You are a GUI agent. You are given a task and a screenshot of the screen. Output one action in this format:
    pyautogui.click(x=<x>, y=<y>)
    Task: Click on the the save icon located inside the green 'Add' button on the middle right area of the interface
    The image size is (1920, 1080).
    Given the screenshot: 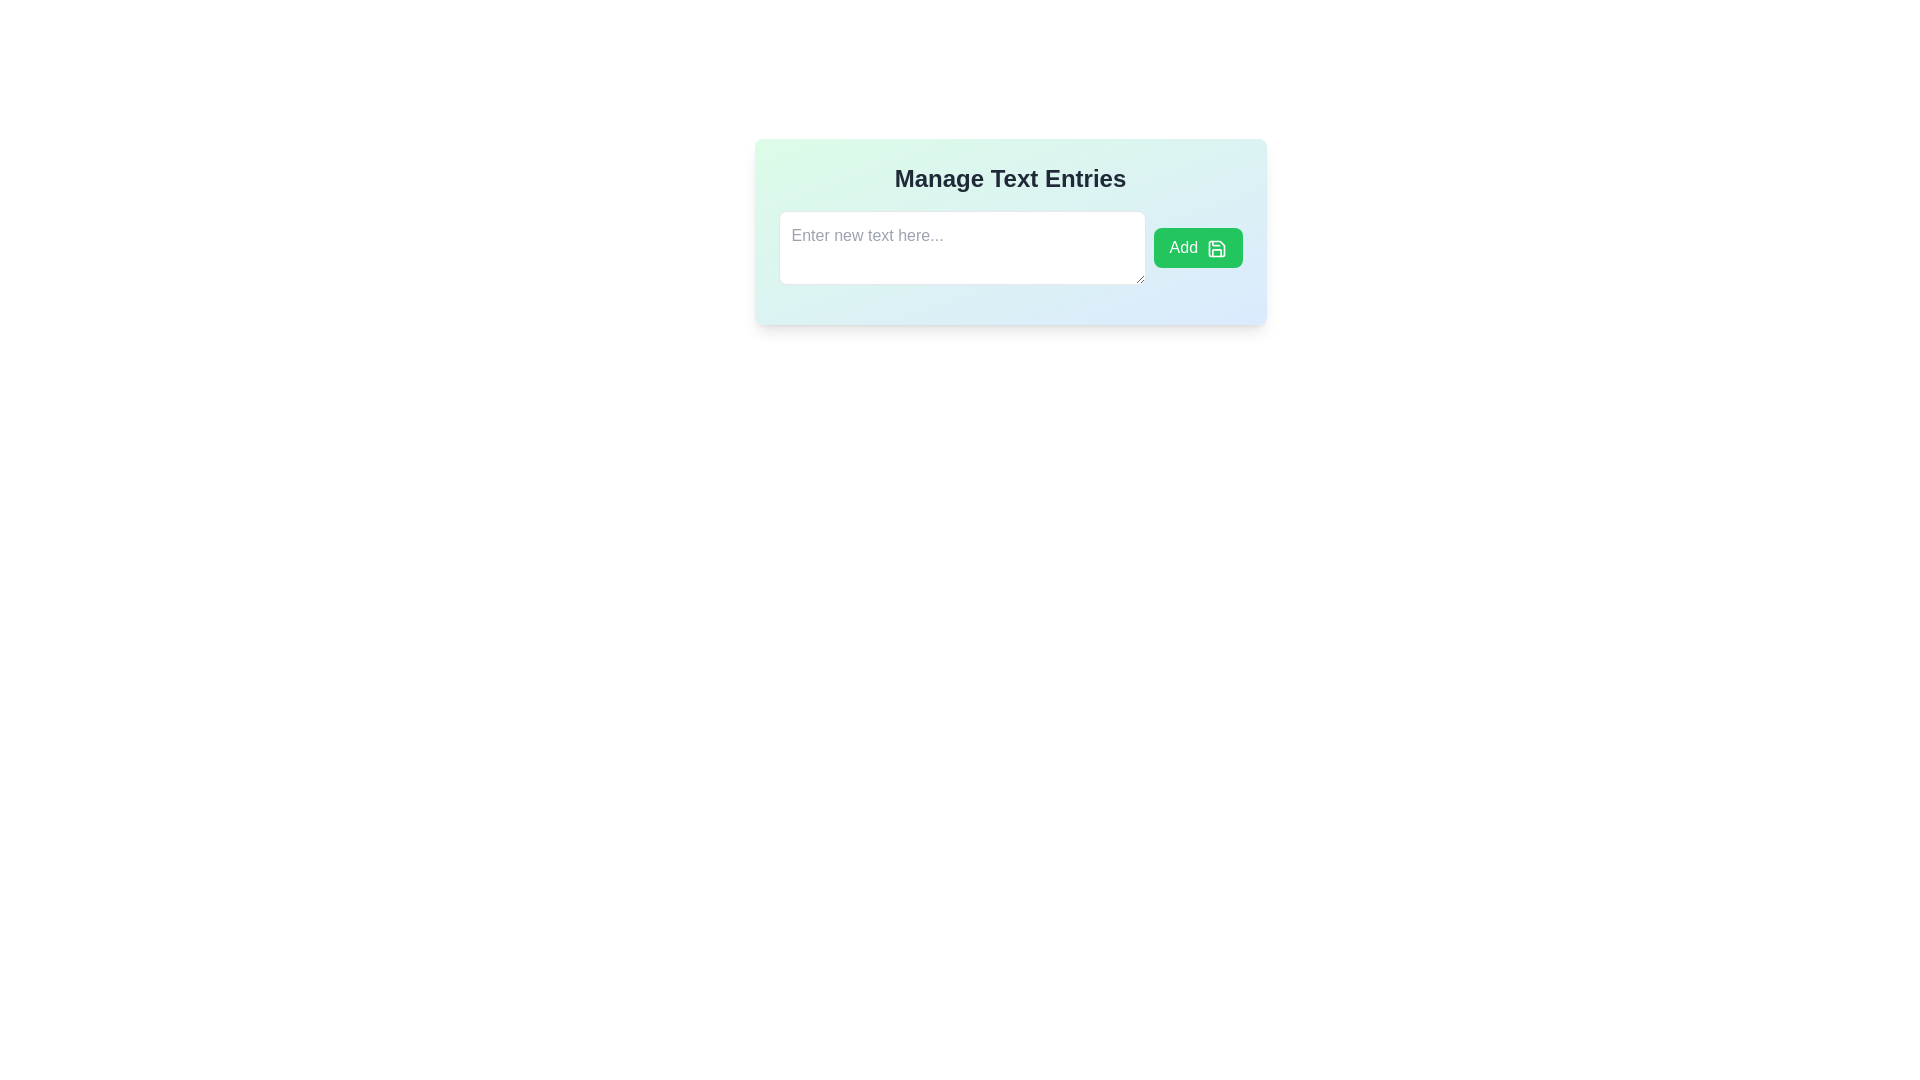 What is the action you would take?
    pyautogui.click(x=1215, y=247)
    